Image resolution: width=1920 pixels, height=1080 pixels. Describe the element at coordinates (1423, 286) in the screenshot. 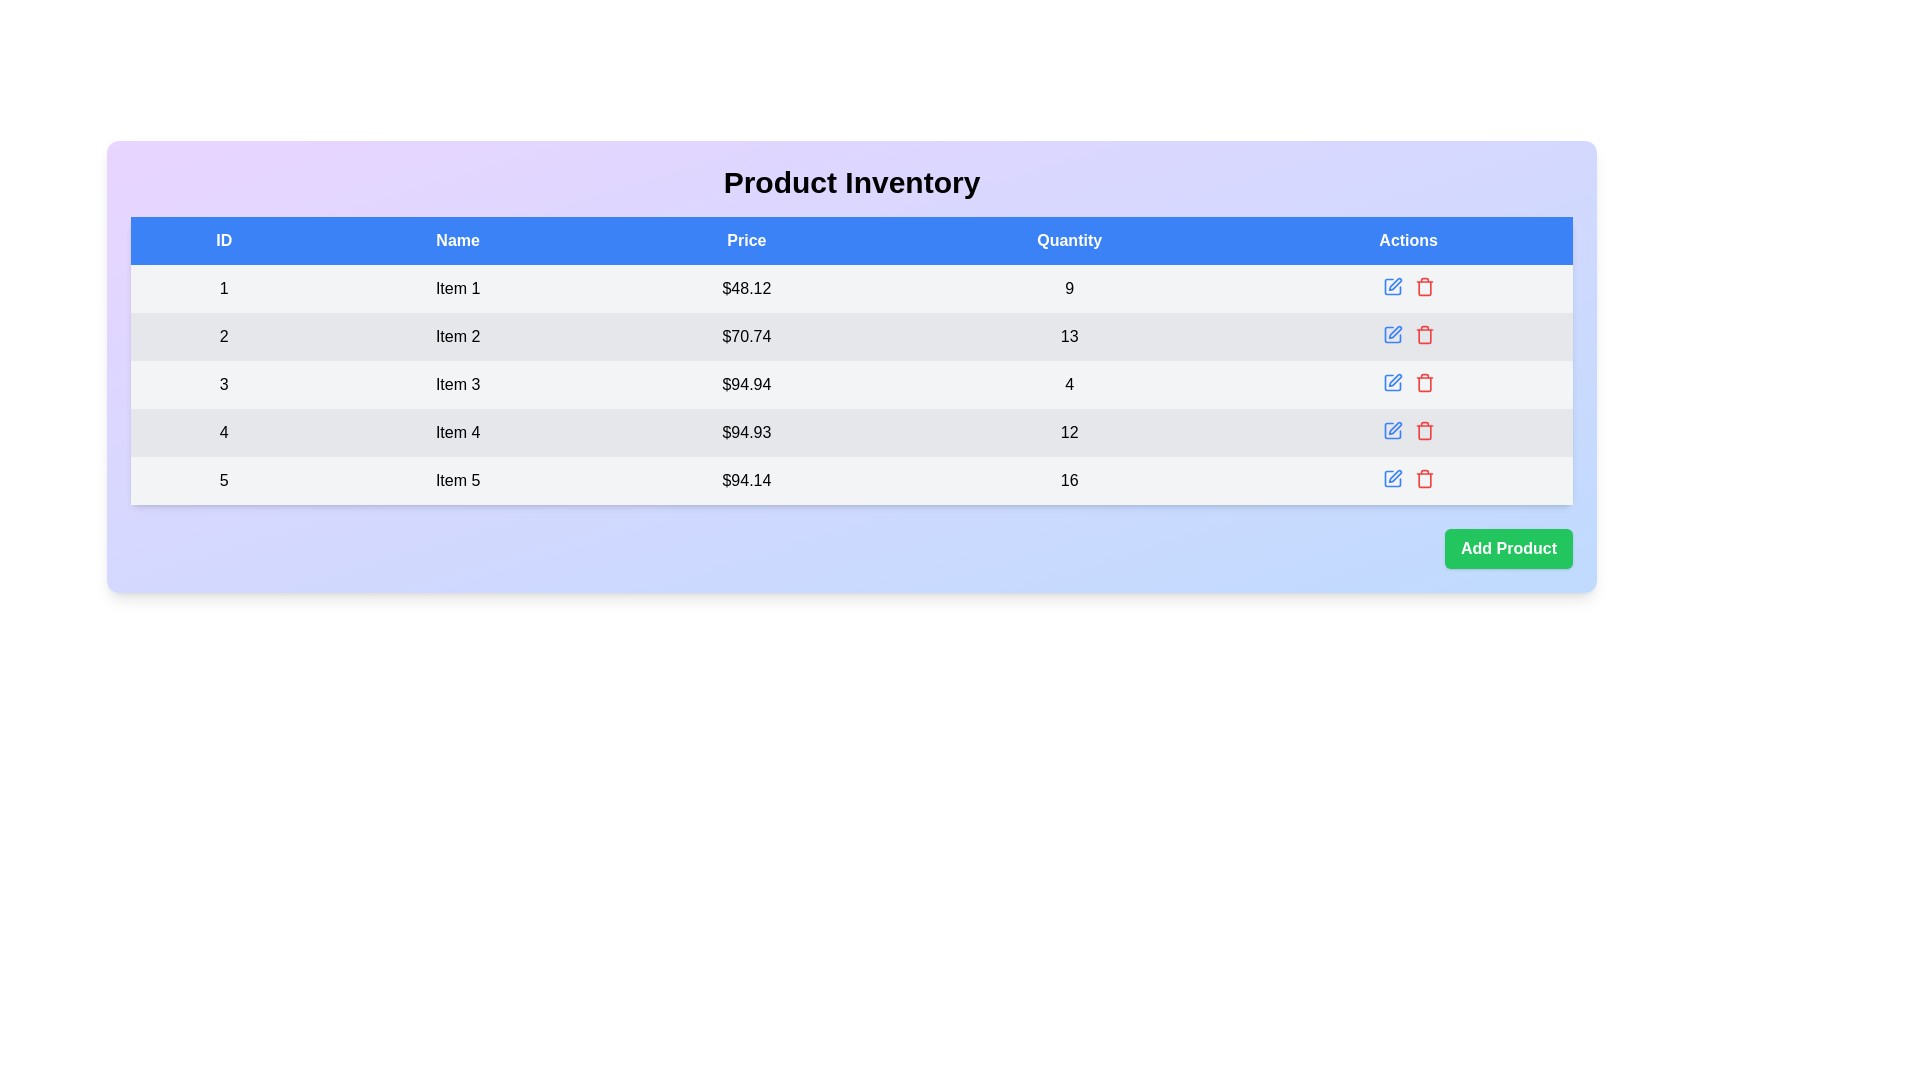

I see `the delete button icon located` at that location.